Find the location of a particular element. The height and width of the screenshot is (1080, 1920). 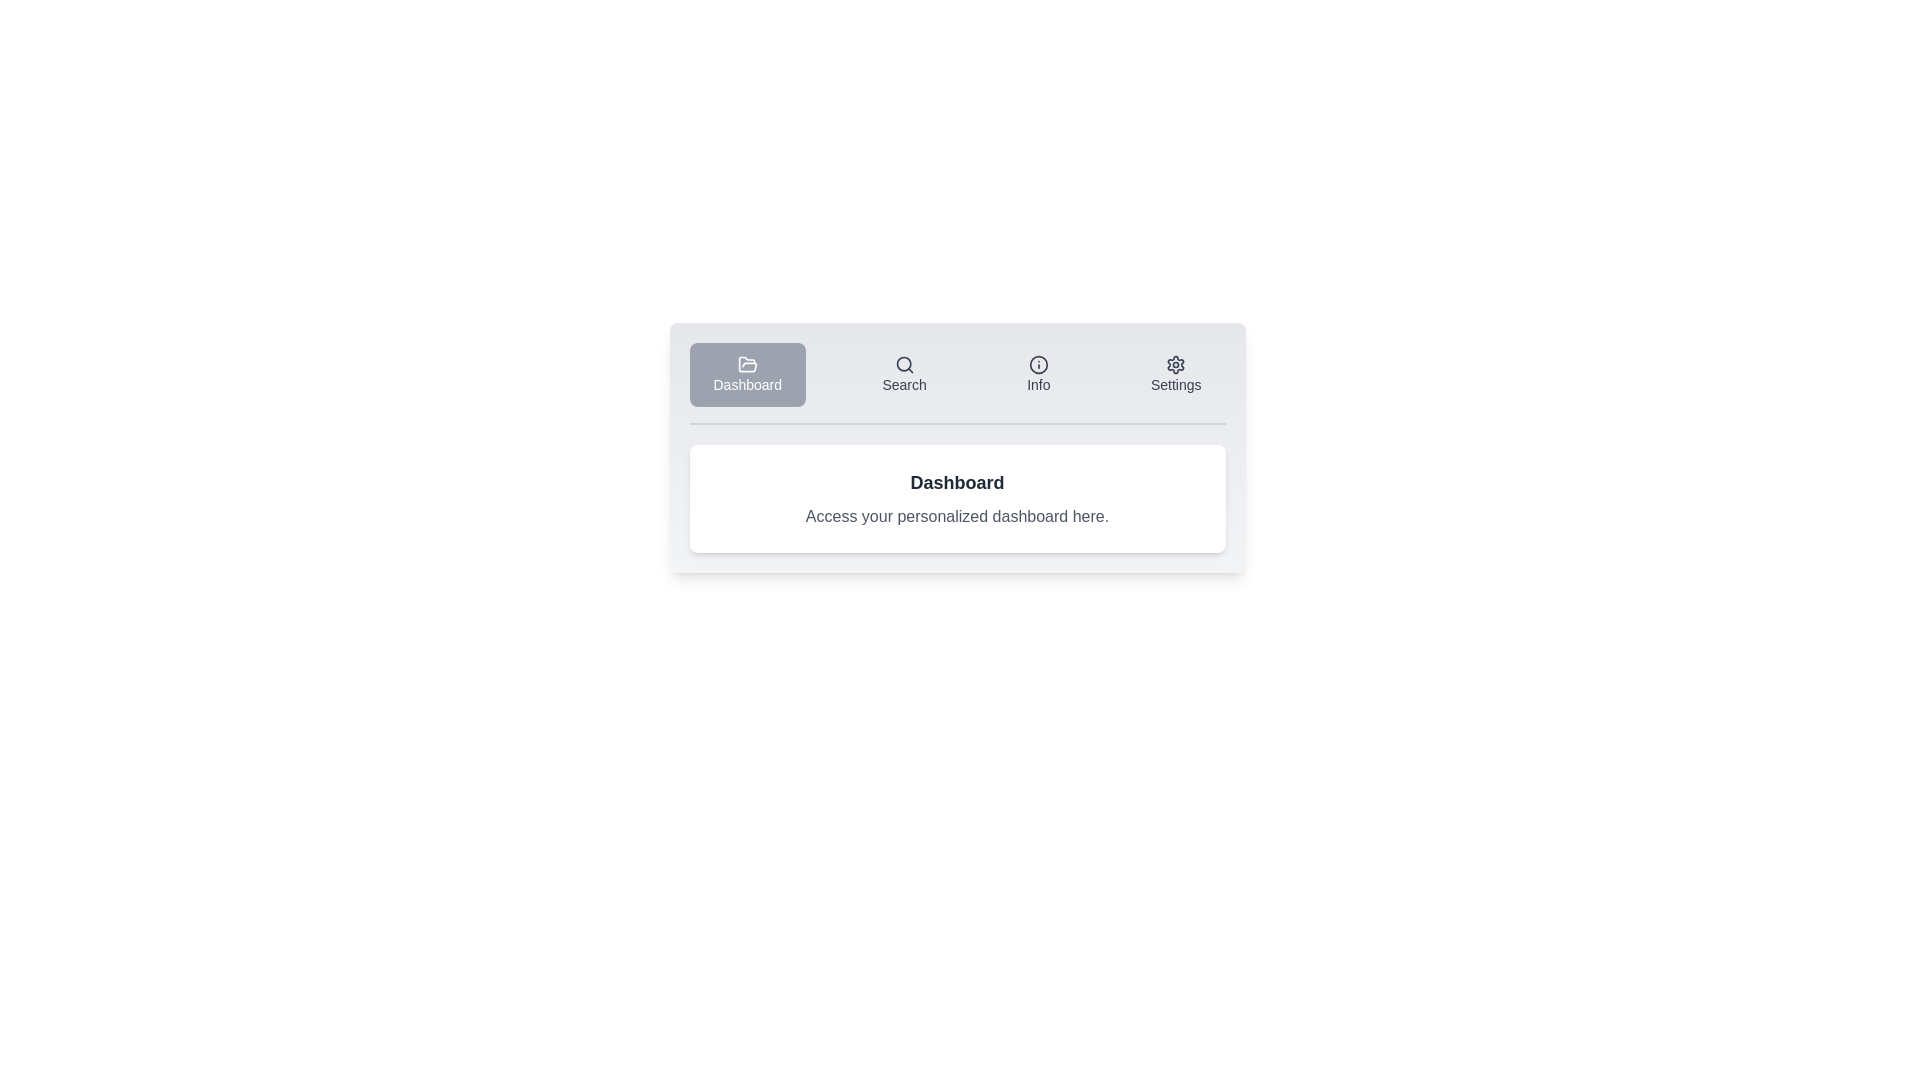

the tab labeled Dashboard is located at coordinates (746, 374).